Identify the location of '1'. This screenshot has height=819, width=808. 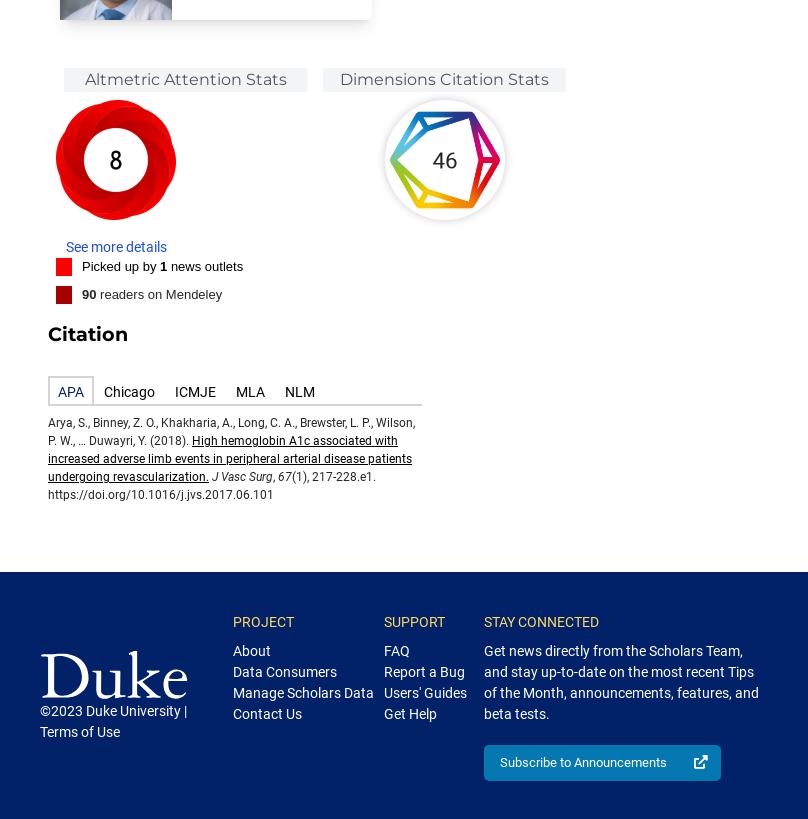
(162, 264).